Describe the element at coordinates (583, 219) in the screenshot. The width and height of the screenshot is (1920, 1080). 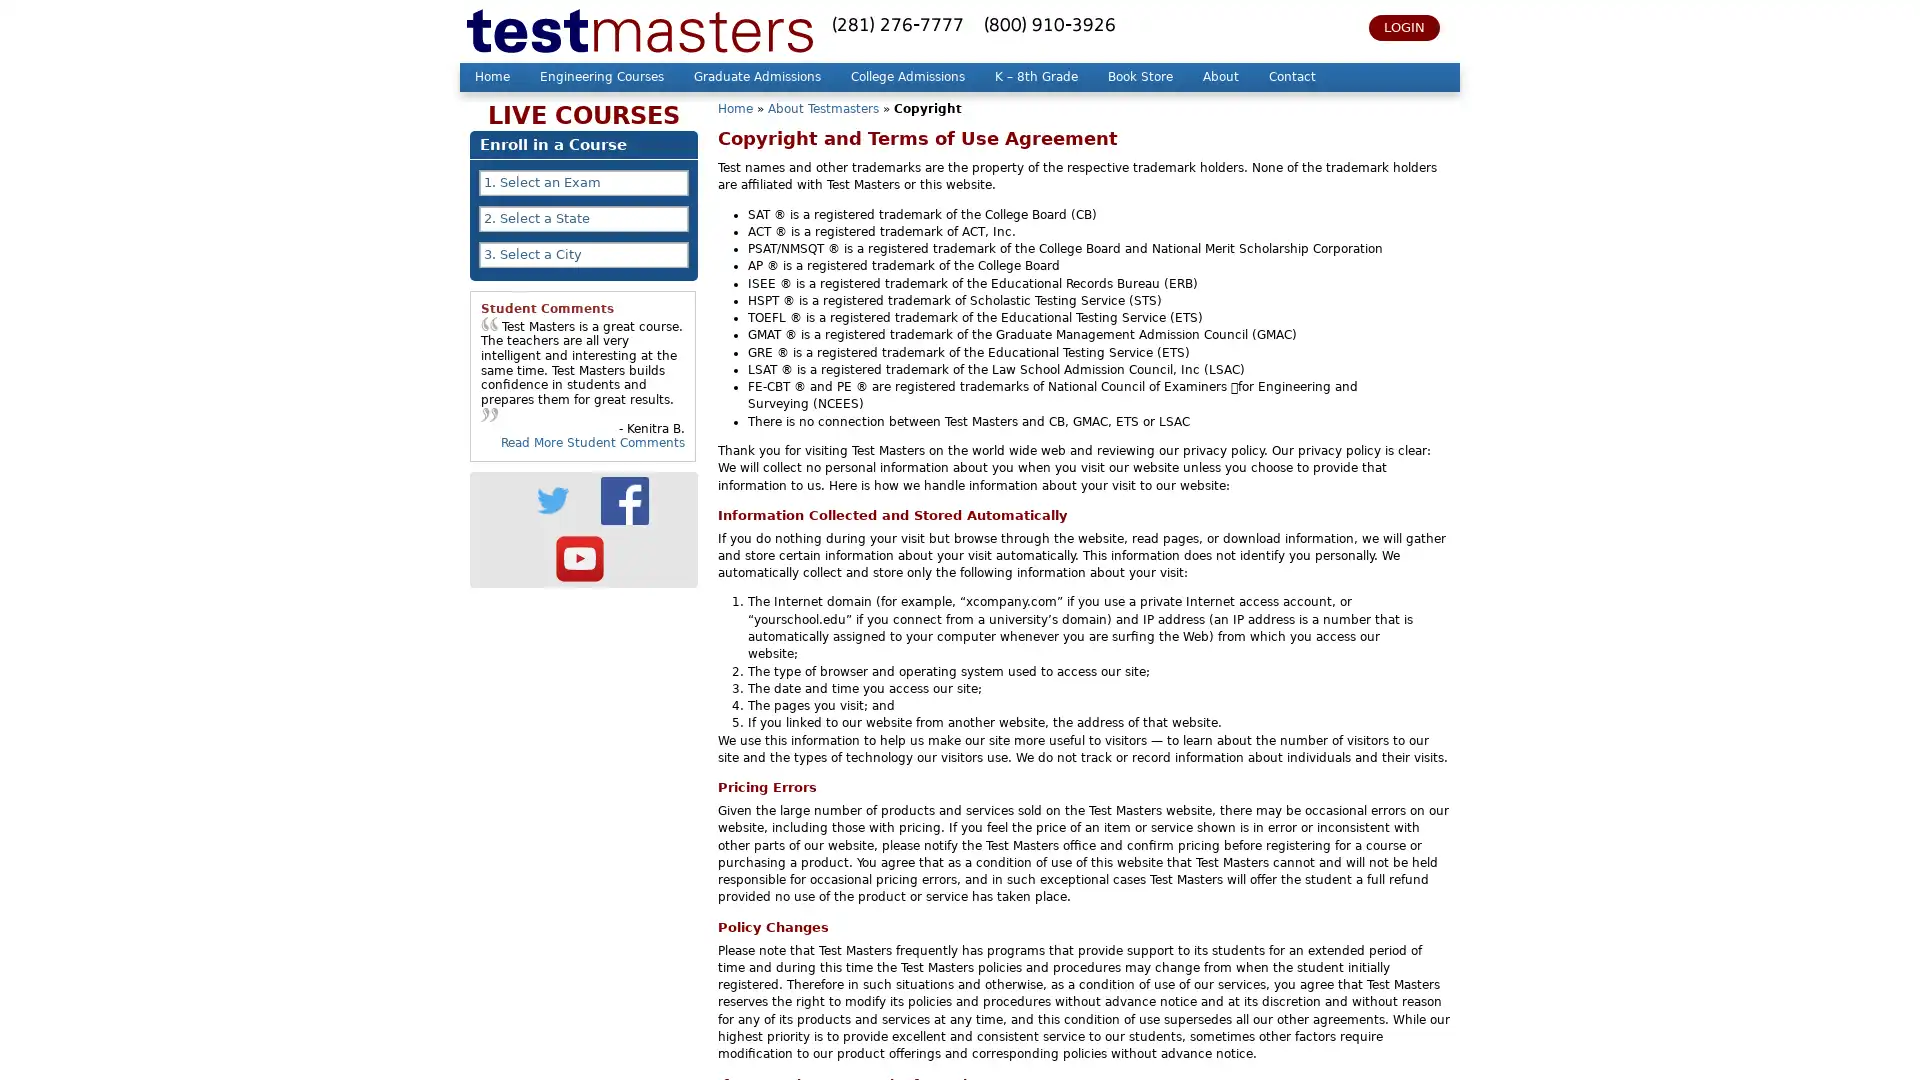
I see `2. Select a State` at that location.